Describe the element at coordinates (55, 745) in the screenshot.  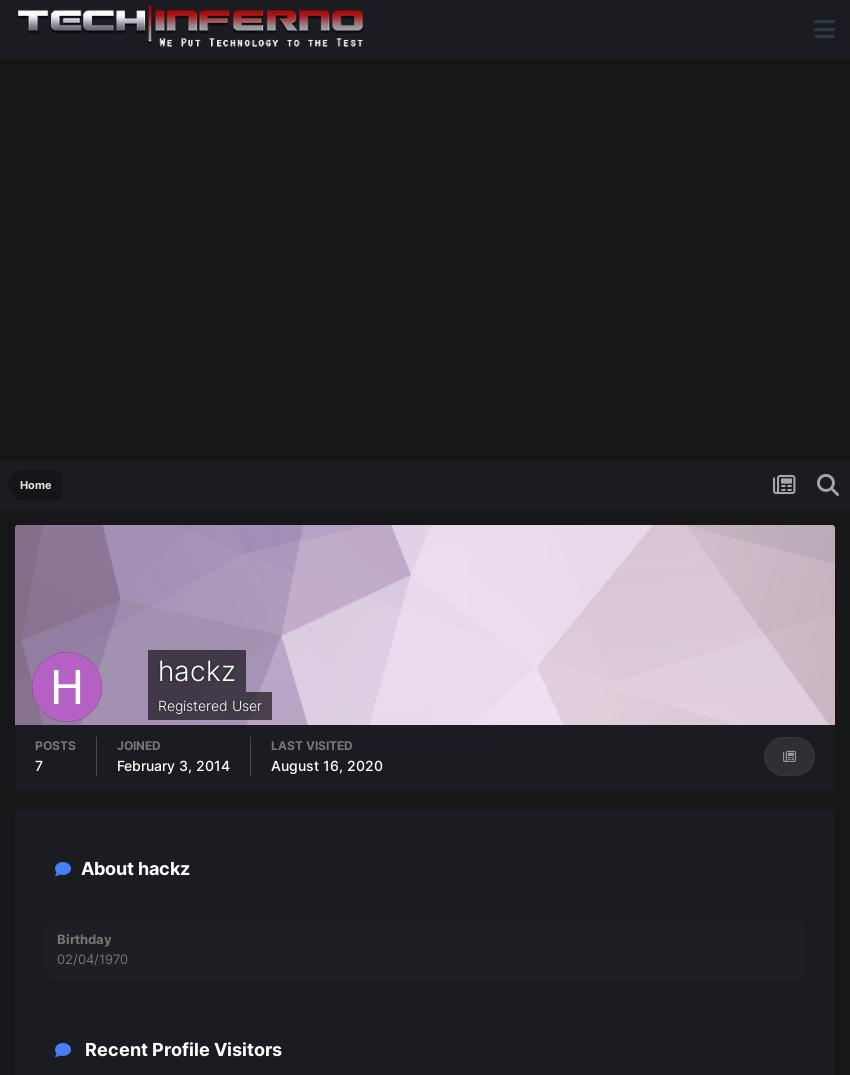
I see `'Posts'` at that location.